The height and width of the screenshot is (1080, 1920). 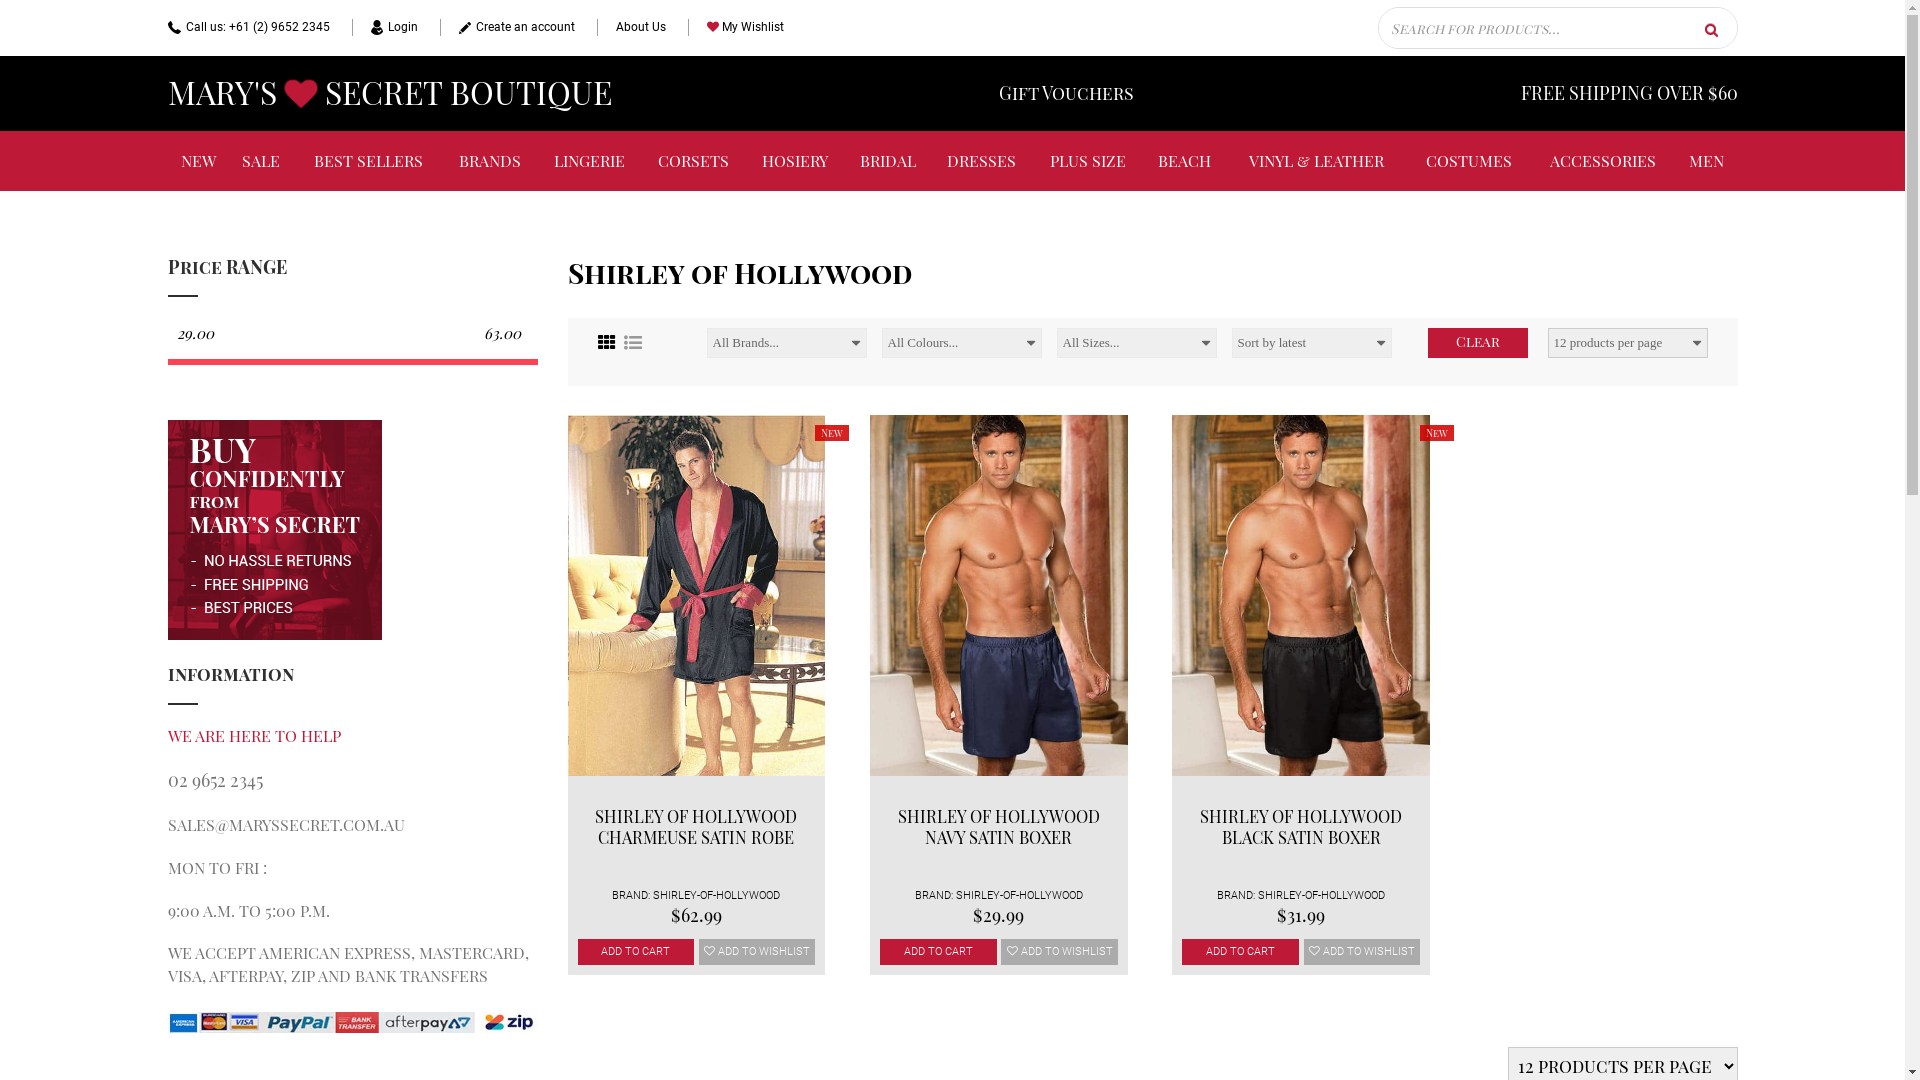 I want to click on 'MARY'S SECRET BOUTIQUE', so click(x=389, y=93).